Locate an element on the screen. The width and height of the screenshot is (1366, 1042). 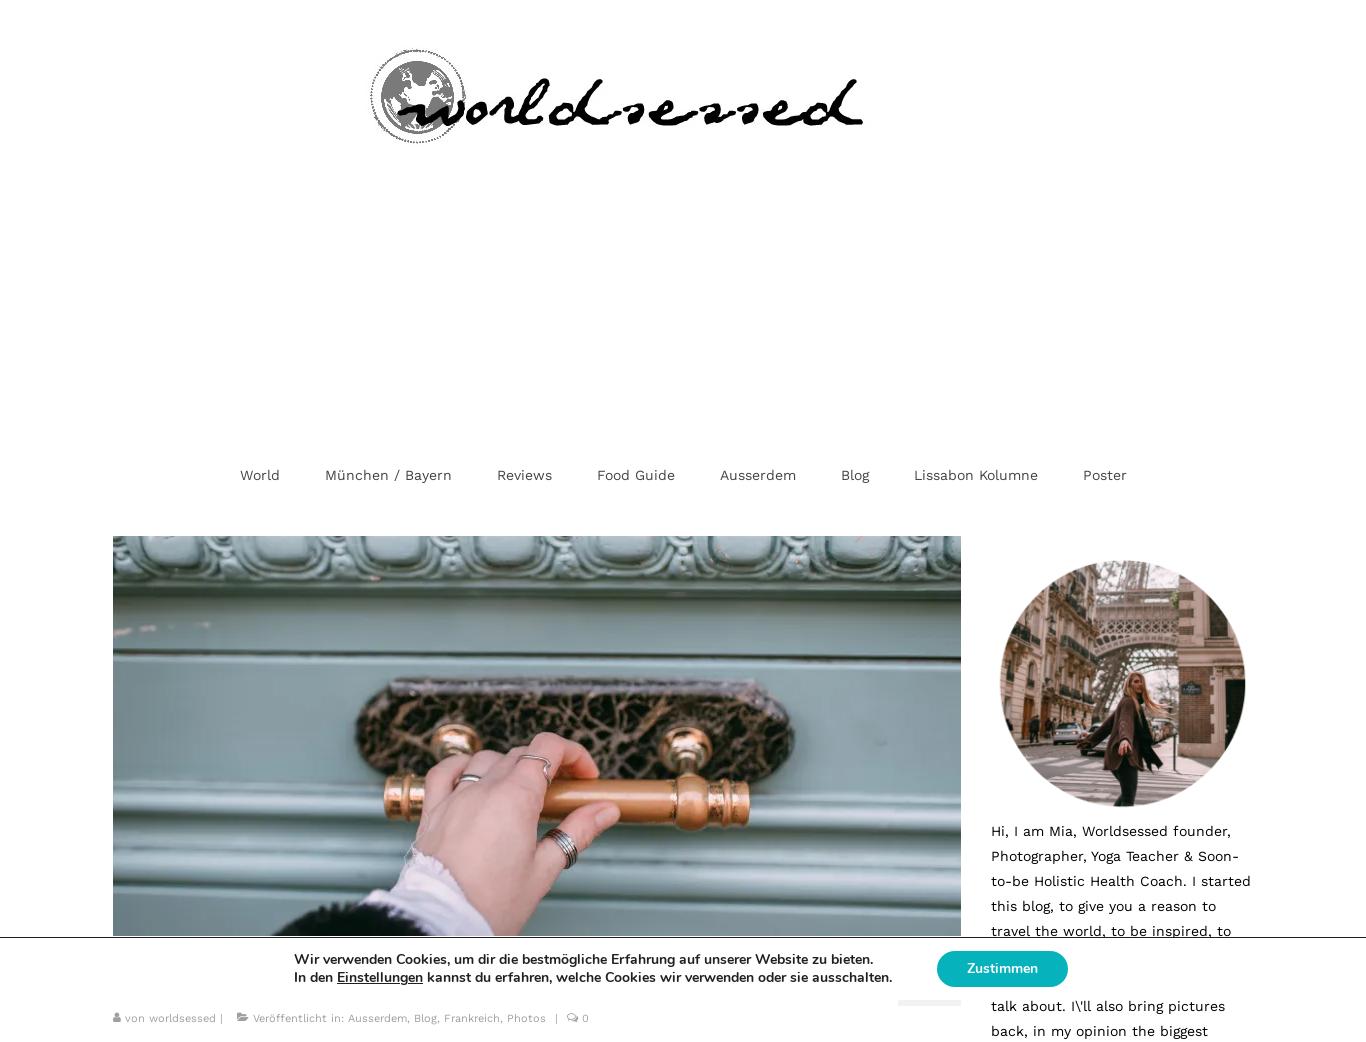
'kannst du erfahren, welche Cookies wir verwenden oder sie ausschalten.' is located at coordinates (656, 977).